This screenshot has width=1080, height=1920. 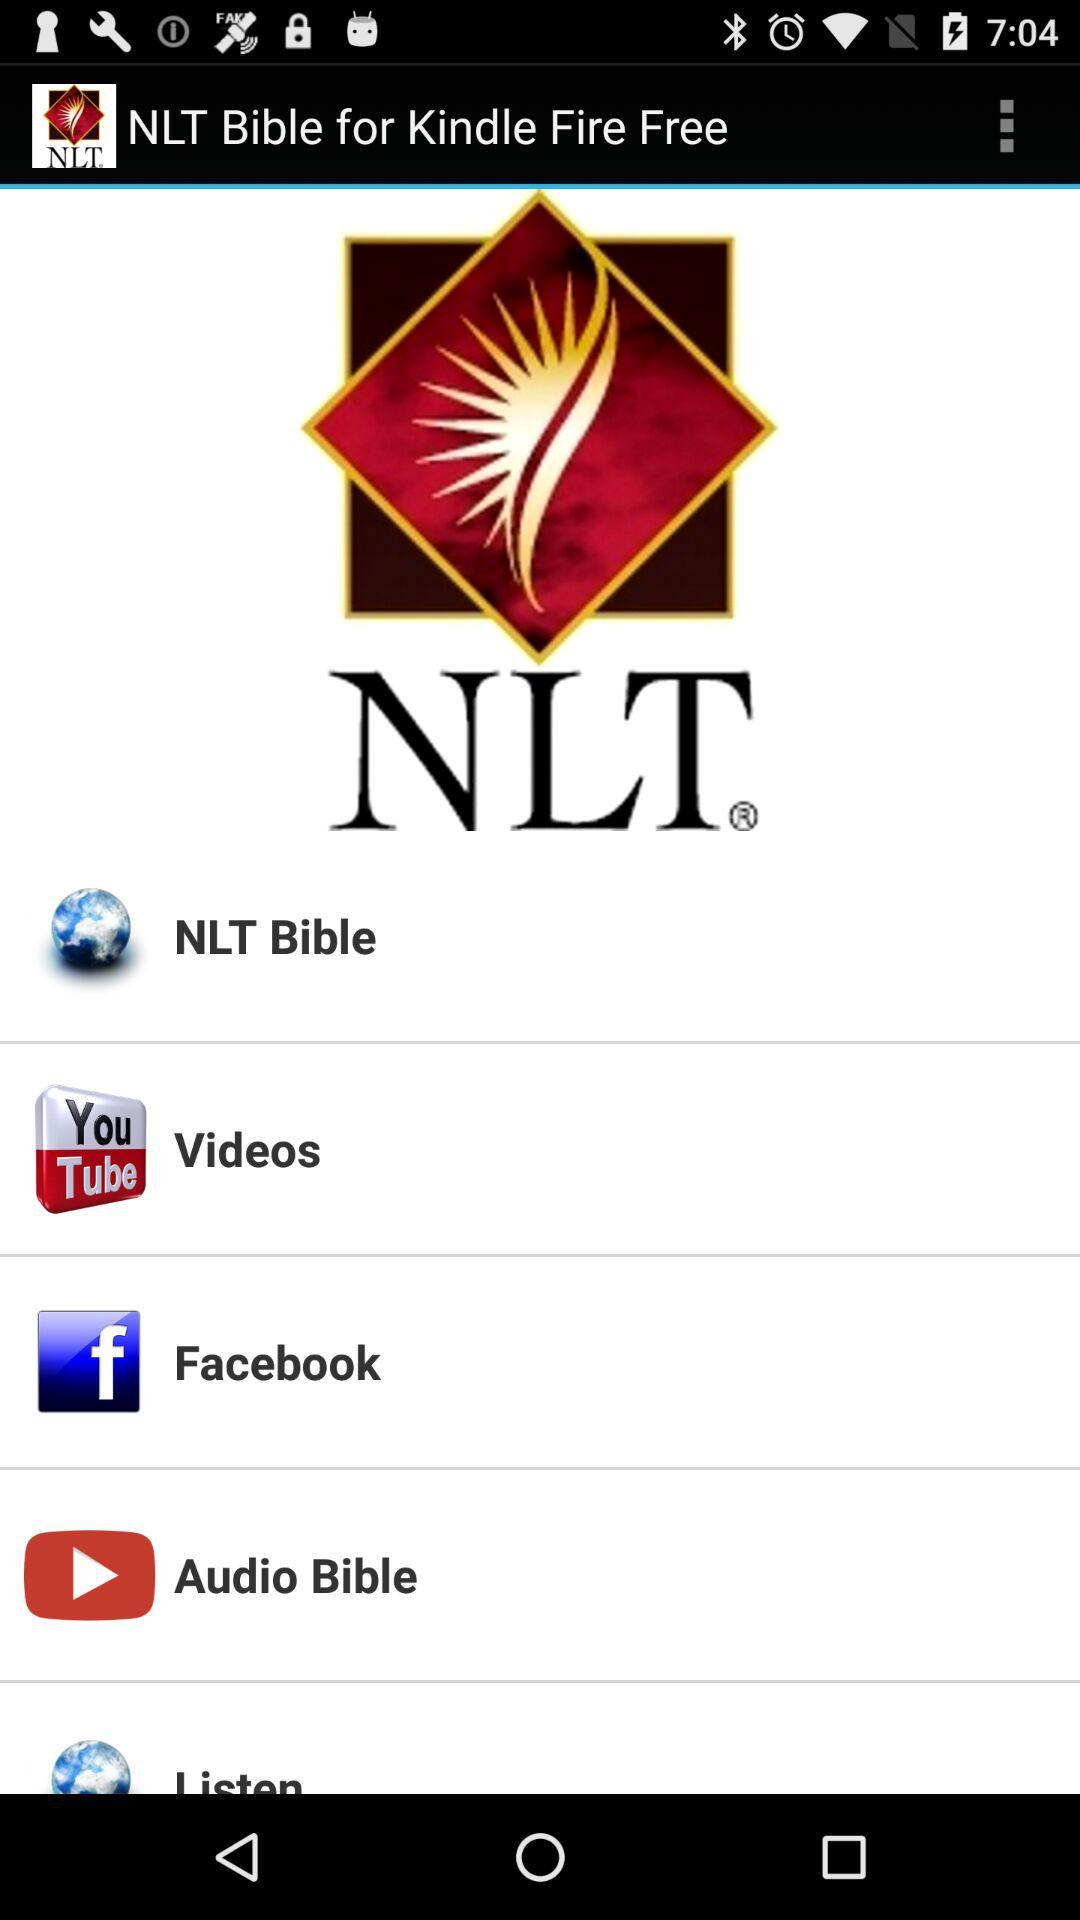 What do you see at coordinates (613, 1774) in the screenshot?
I see `listen icon` at bounding box center [613, 1774].